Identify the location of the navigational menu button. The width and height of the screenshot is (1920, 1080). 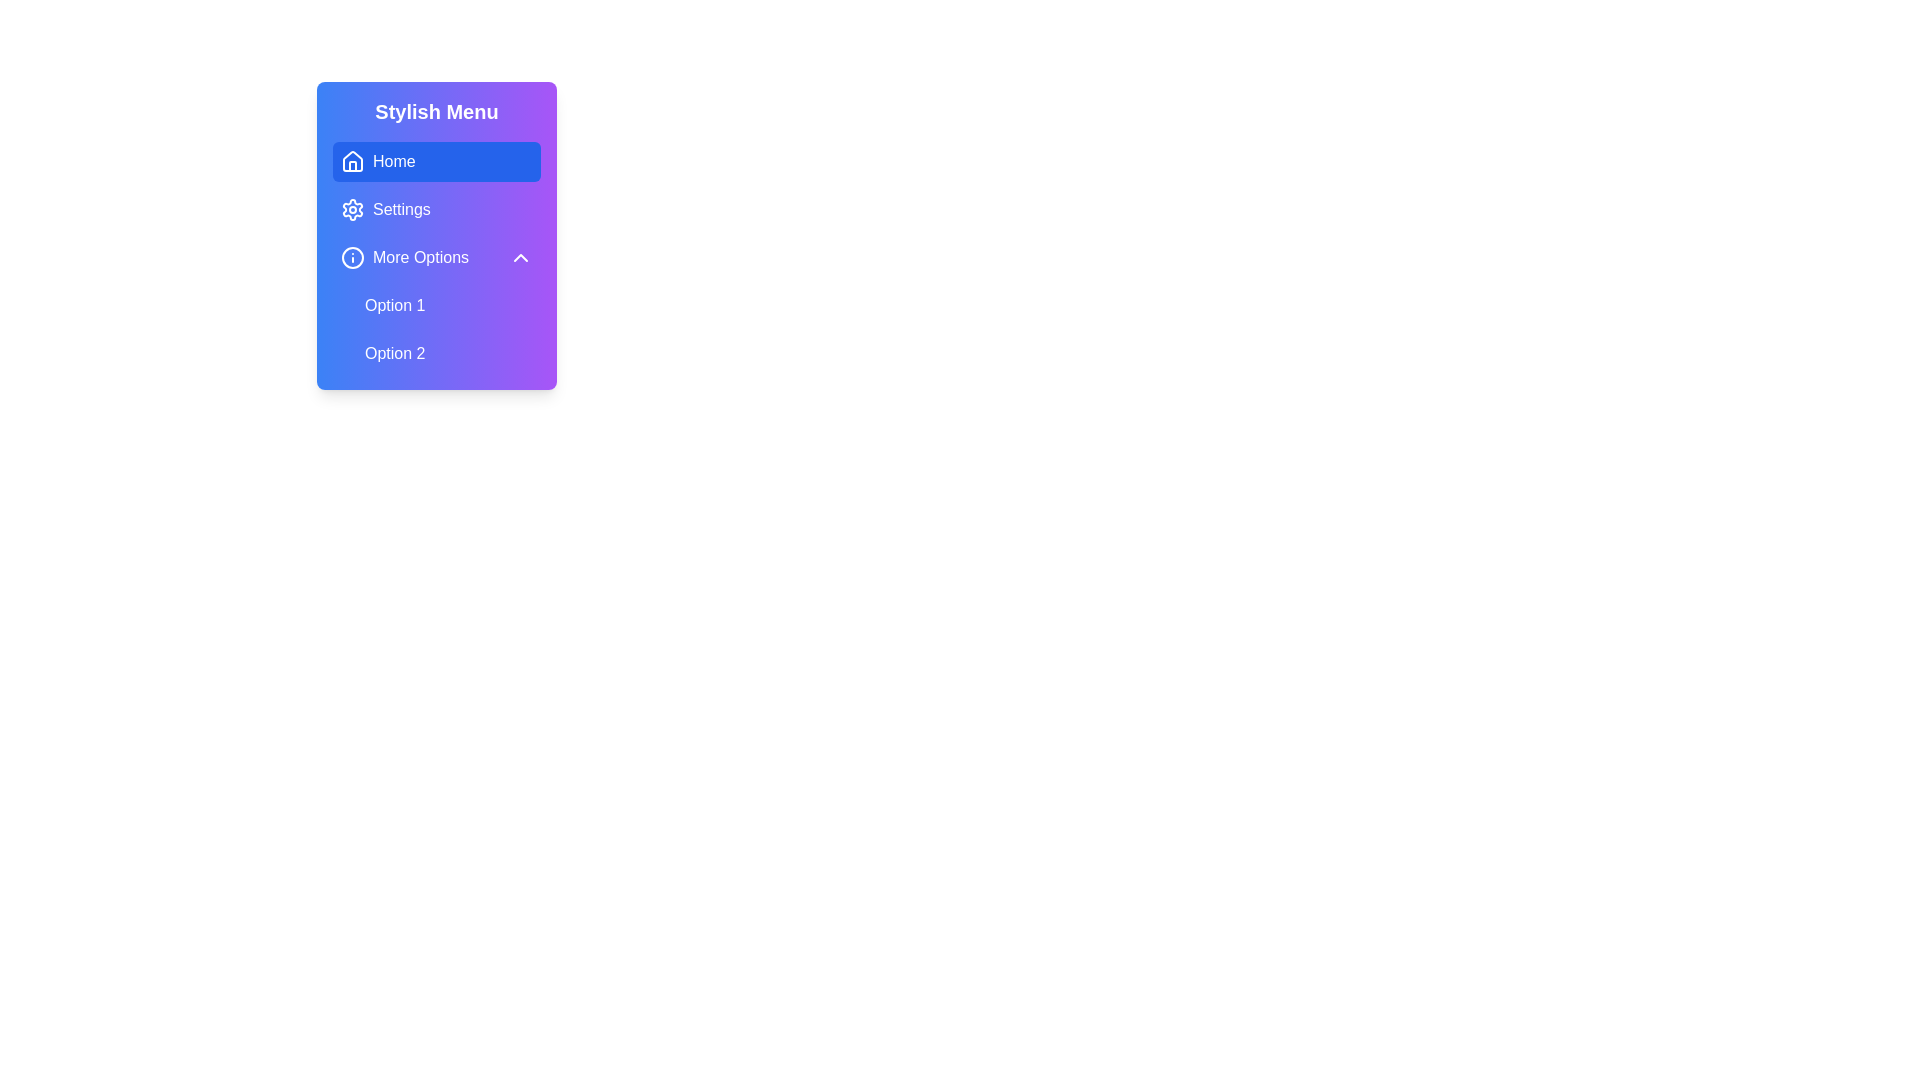
(435, 209).